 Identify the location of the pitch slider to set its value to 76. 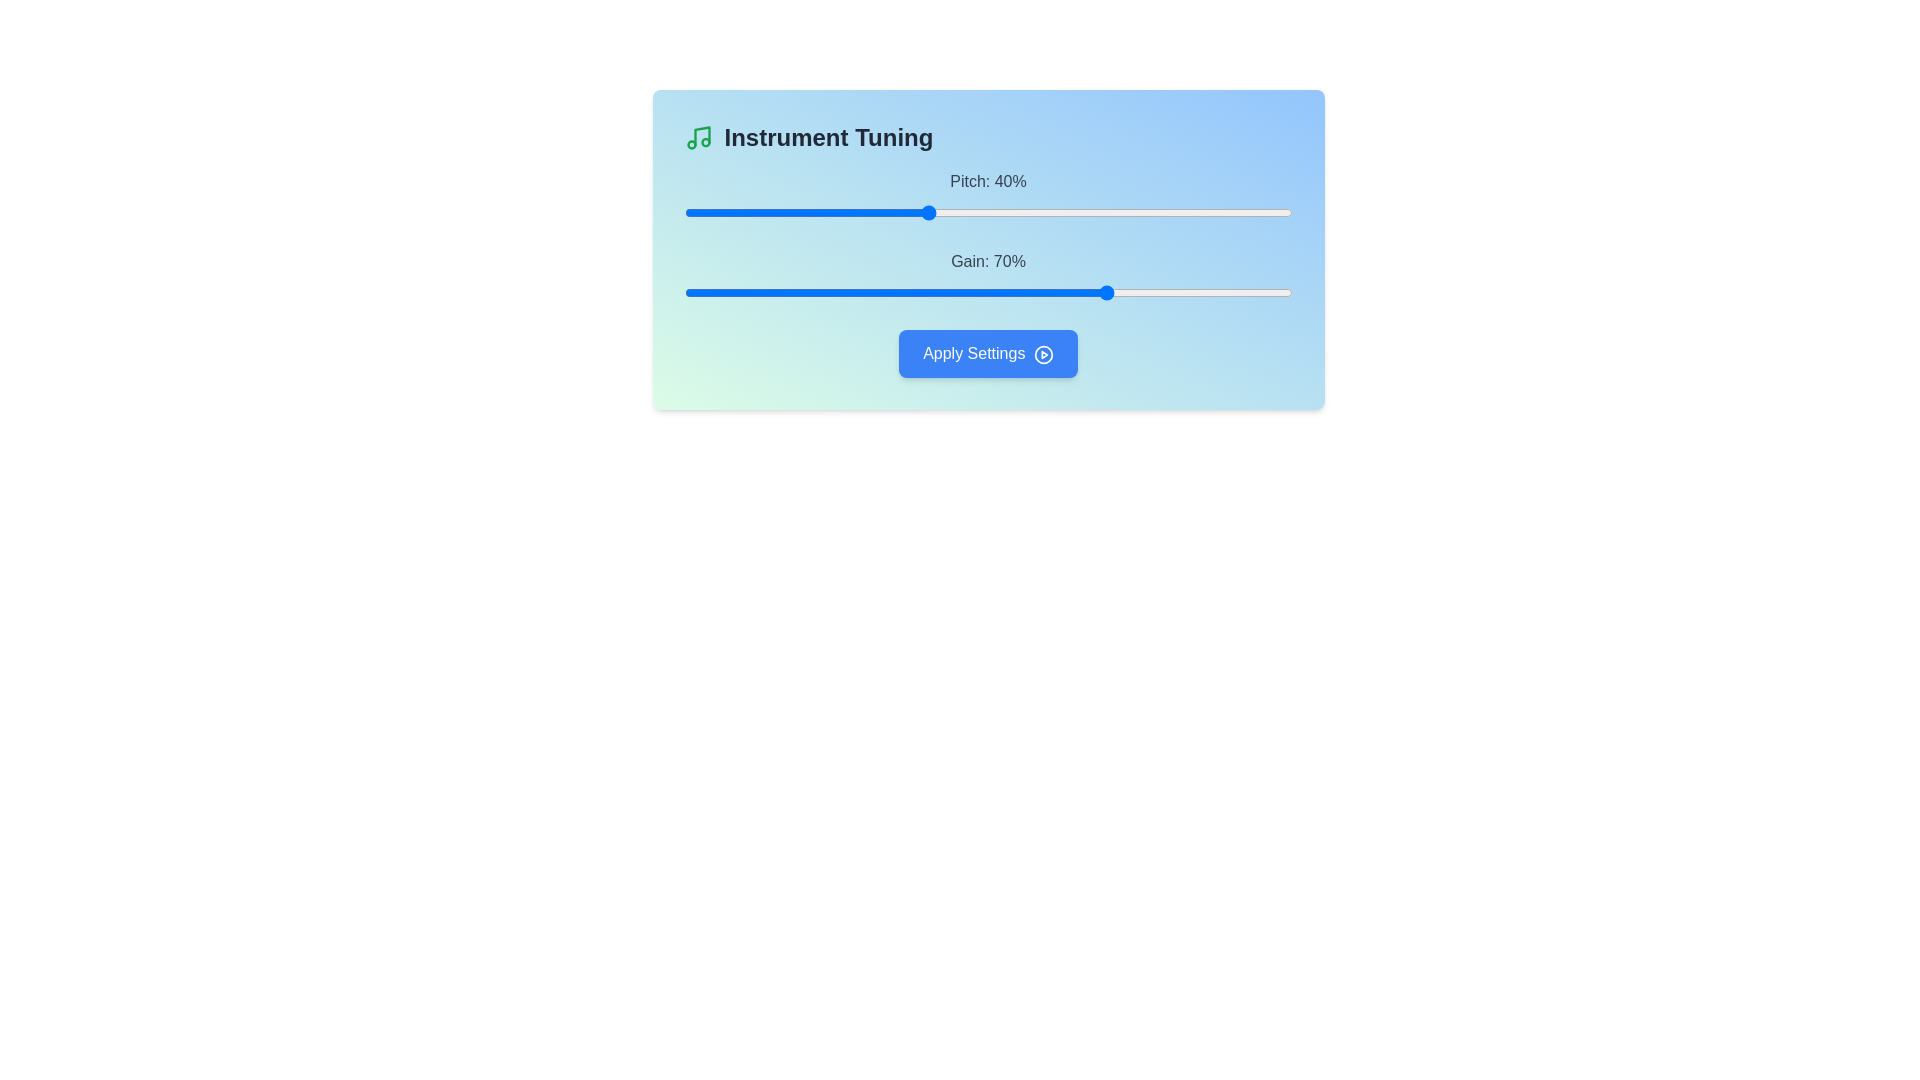
(1146, 212).